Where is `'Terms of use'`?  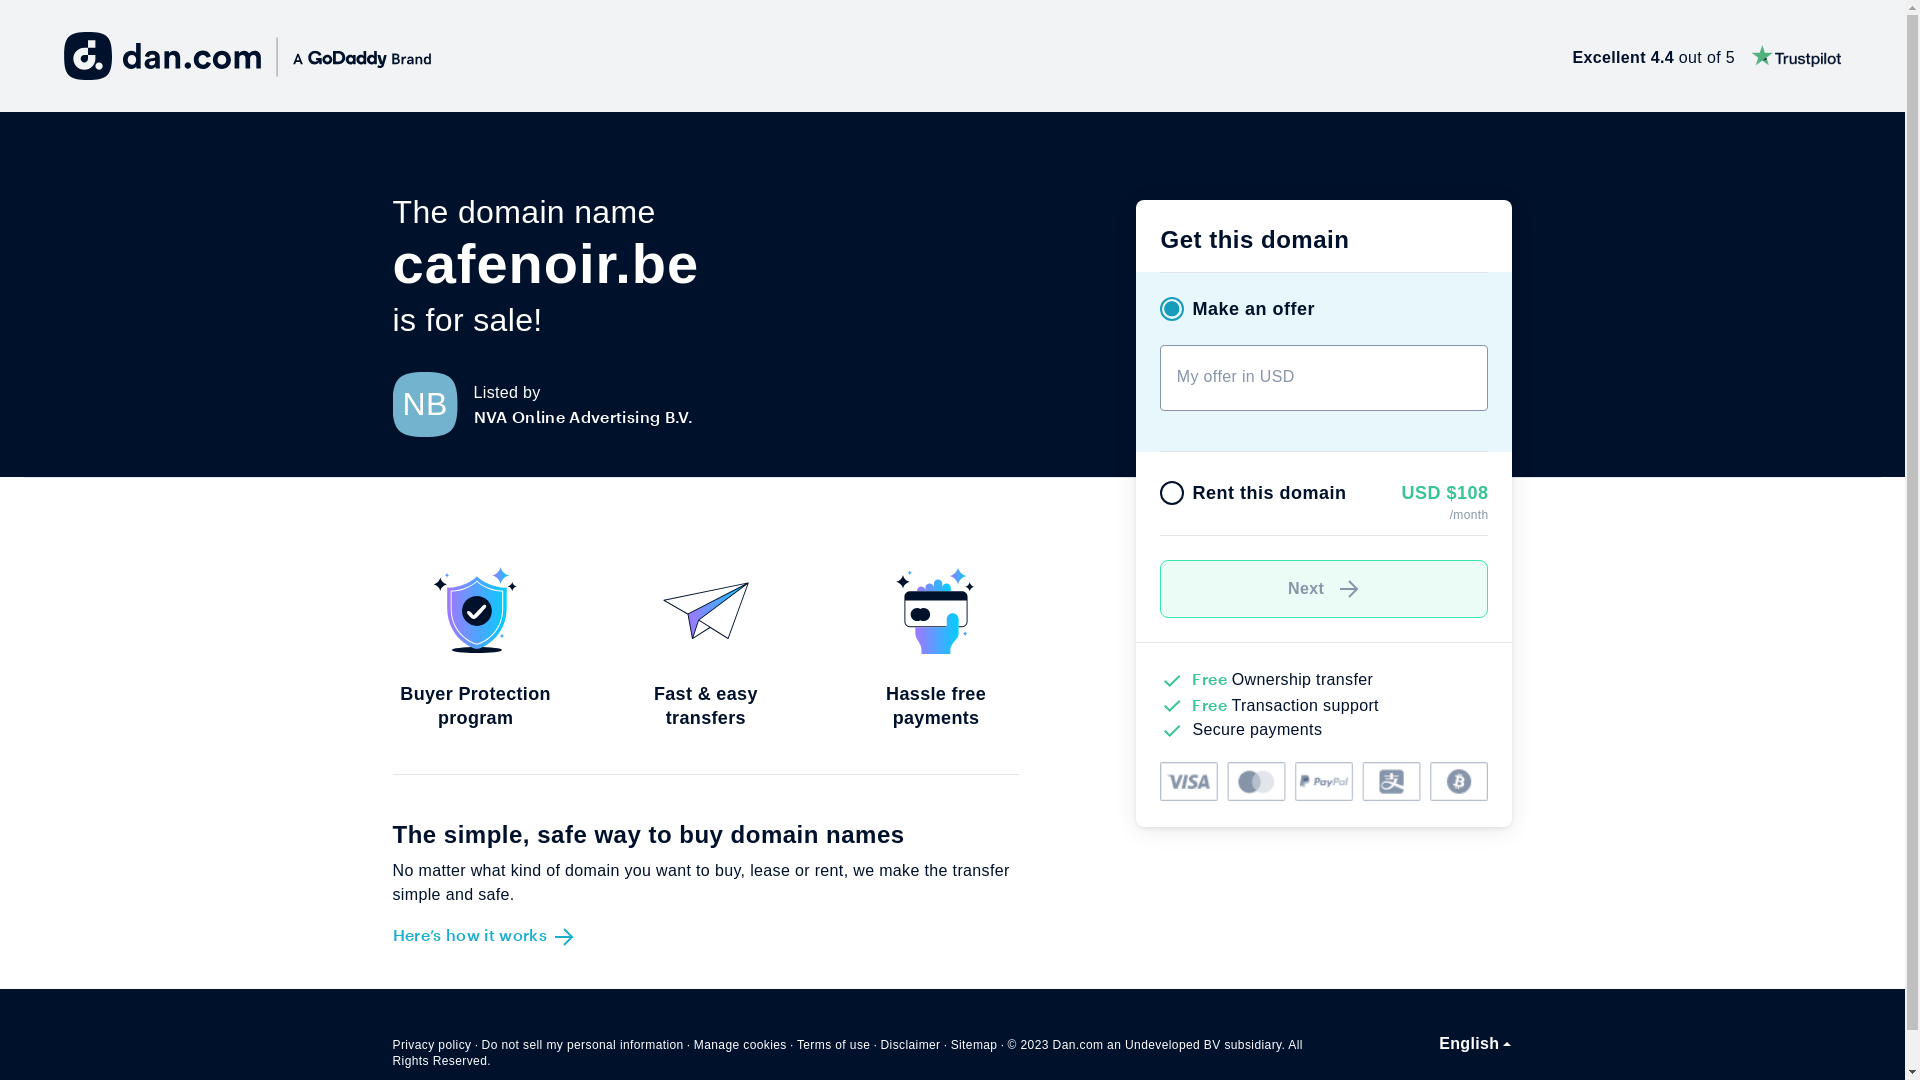
'Terms of use' is located at coordinates (834, 1044).